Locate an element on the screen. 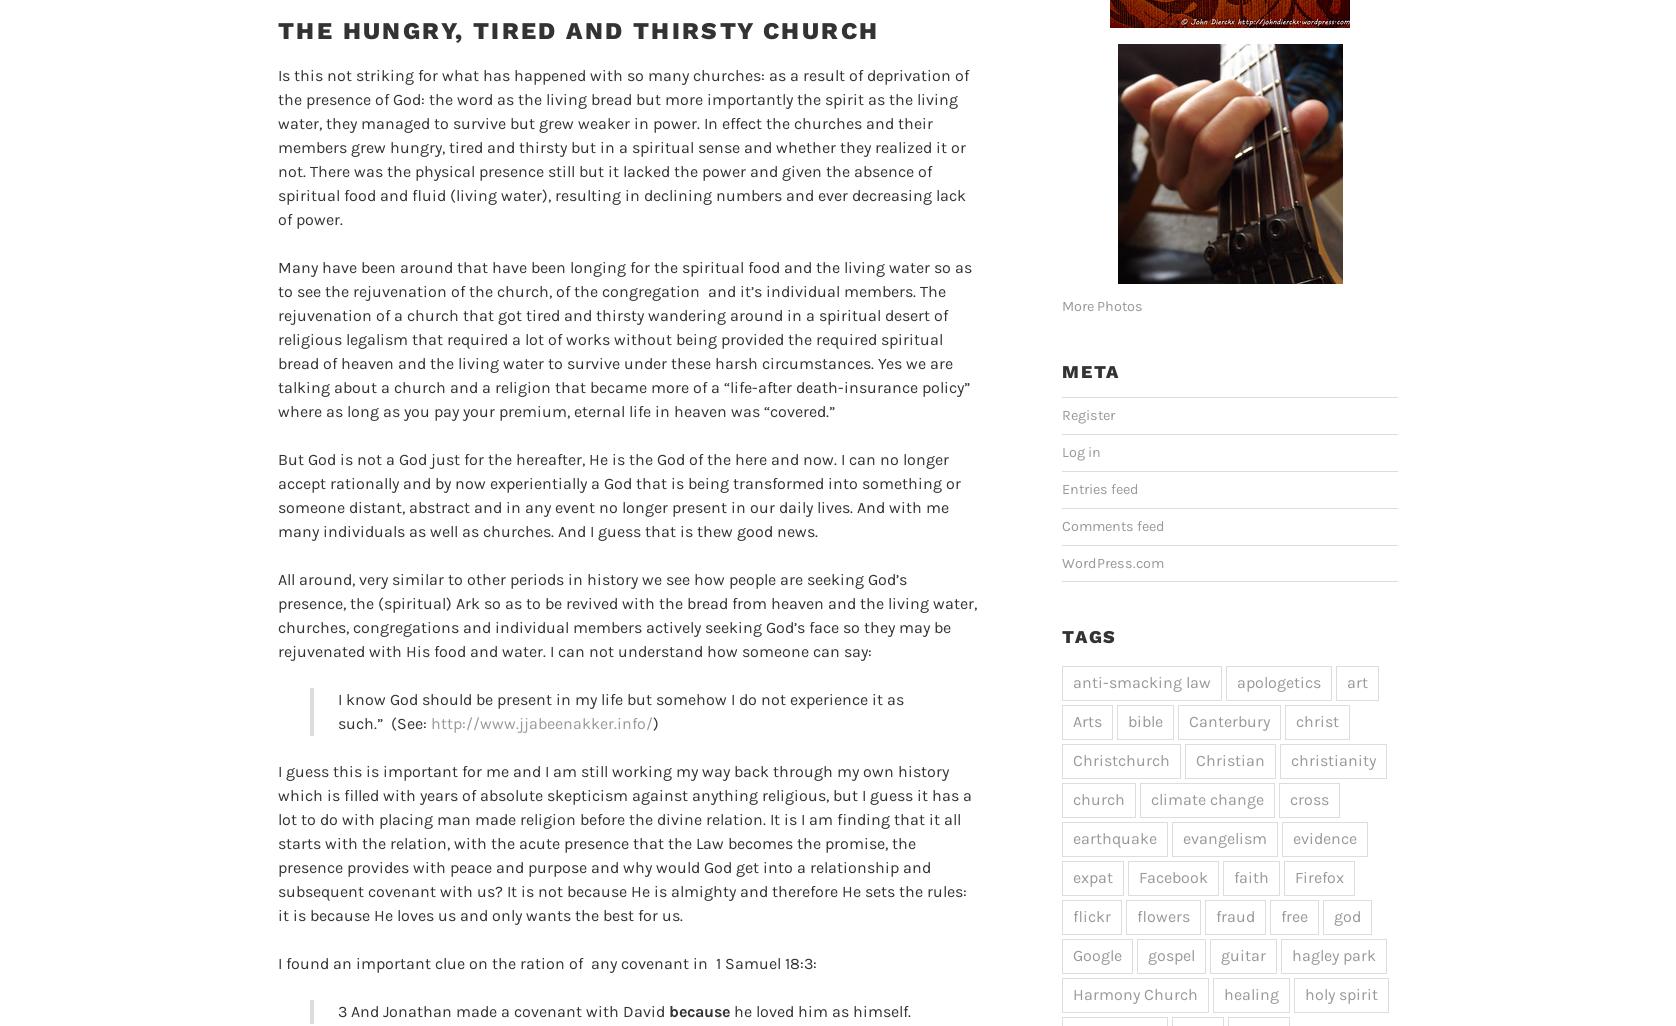 The height and width of the screenshot is (1026, 1676). 'holy spirit' is located at coordinates (1304, 992).